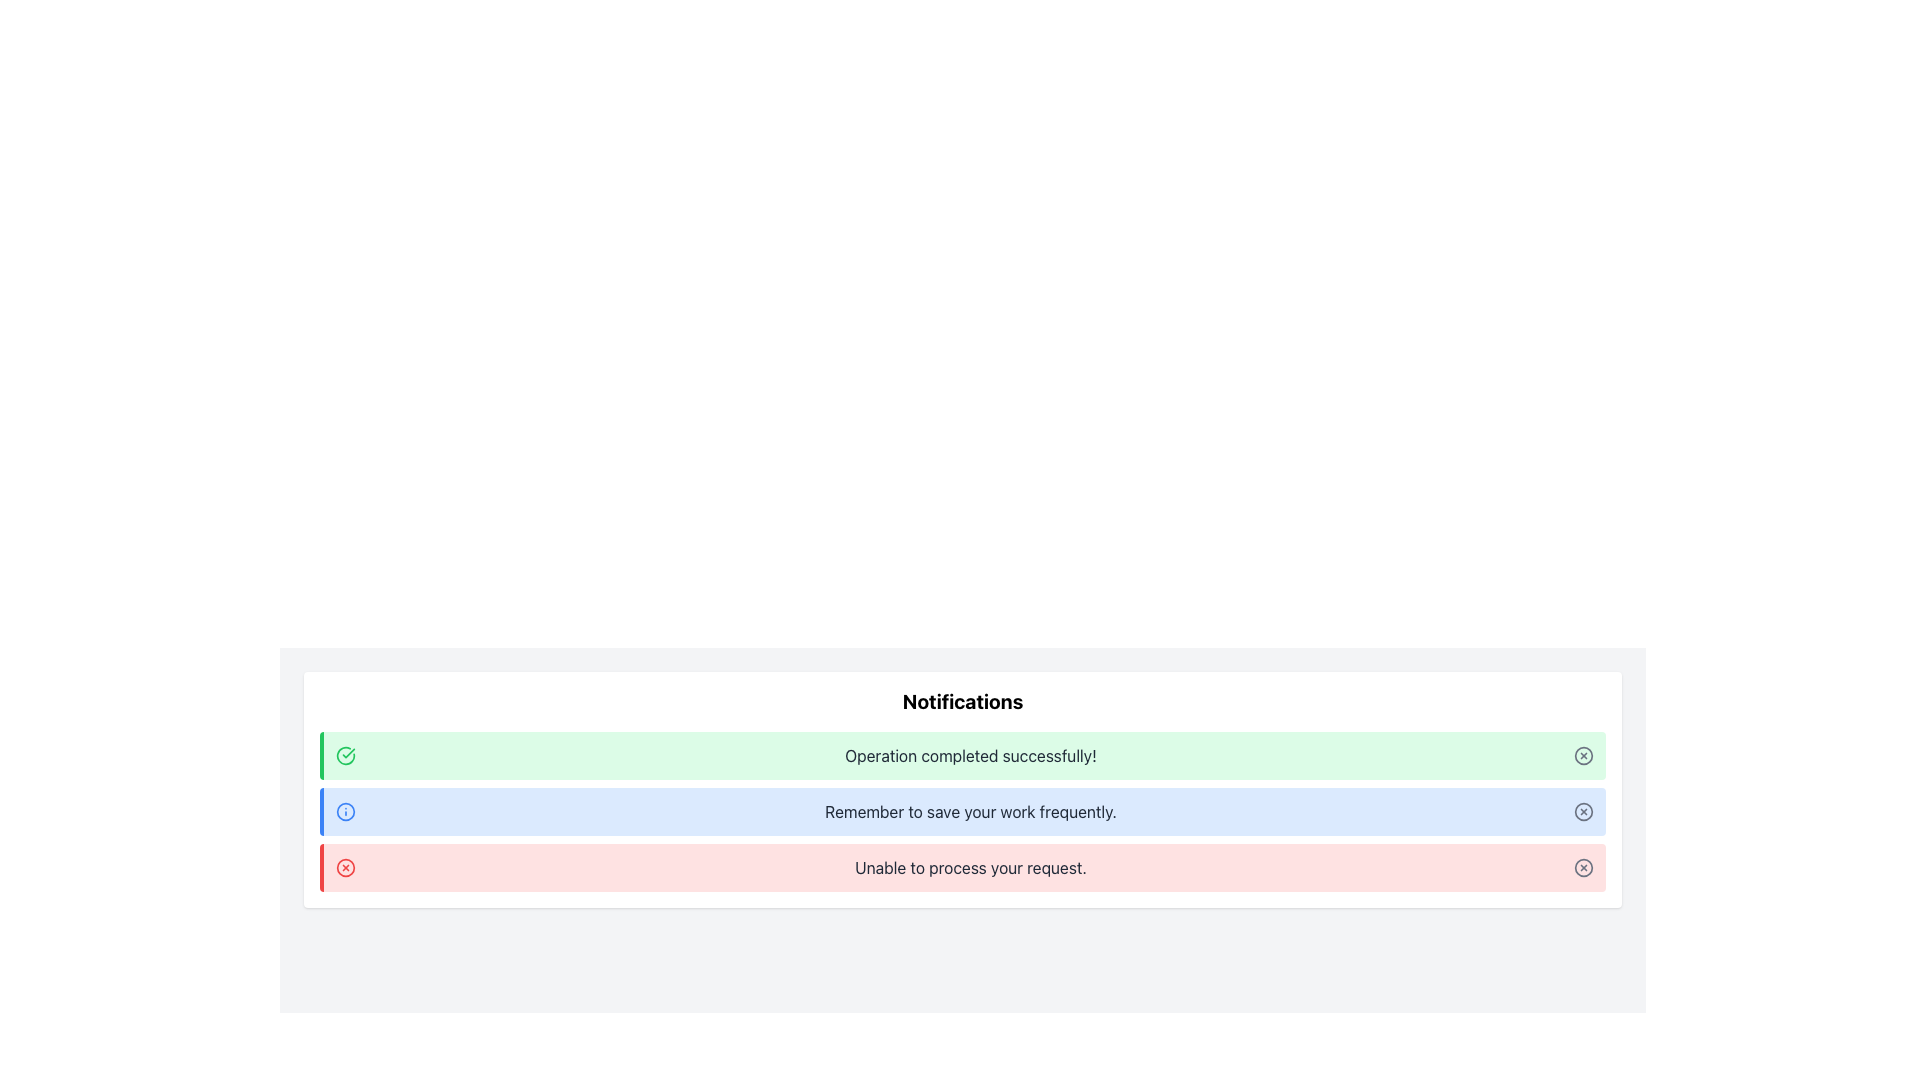 The width and height of the screenshot is (1920, 1080). What do you see at coordinates (345, 756) in the screenshot?
I see `the indication represented` at bounding box center [345, 756].